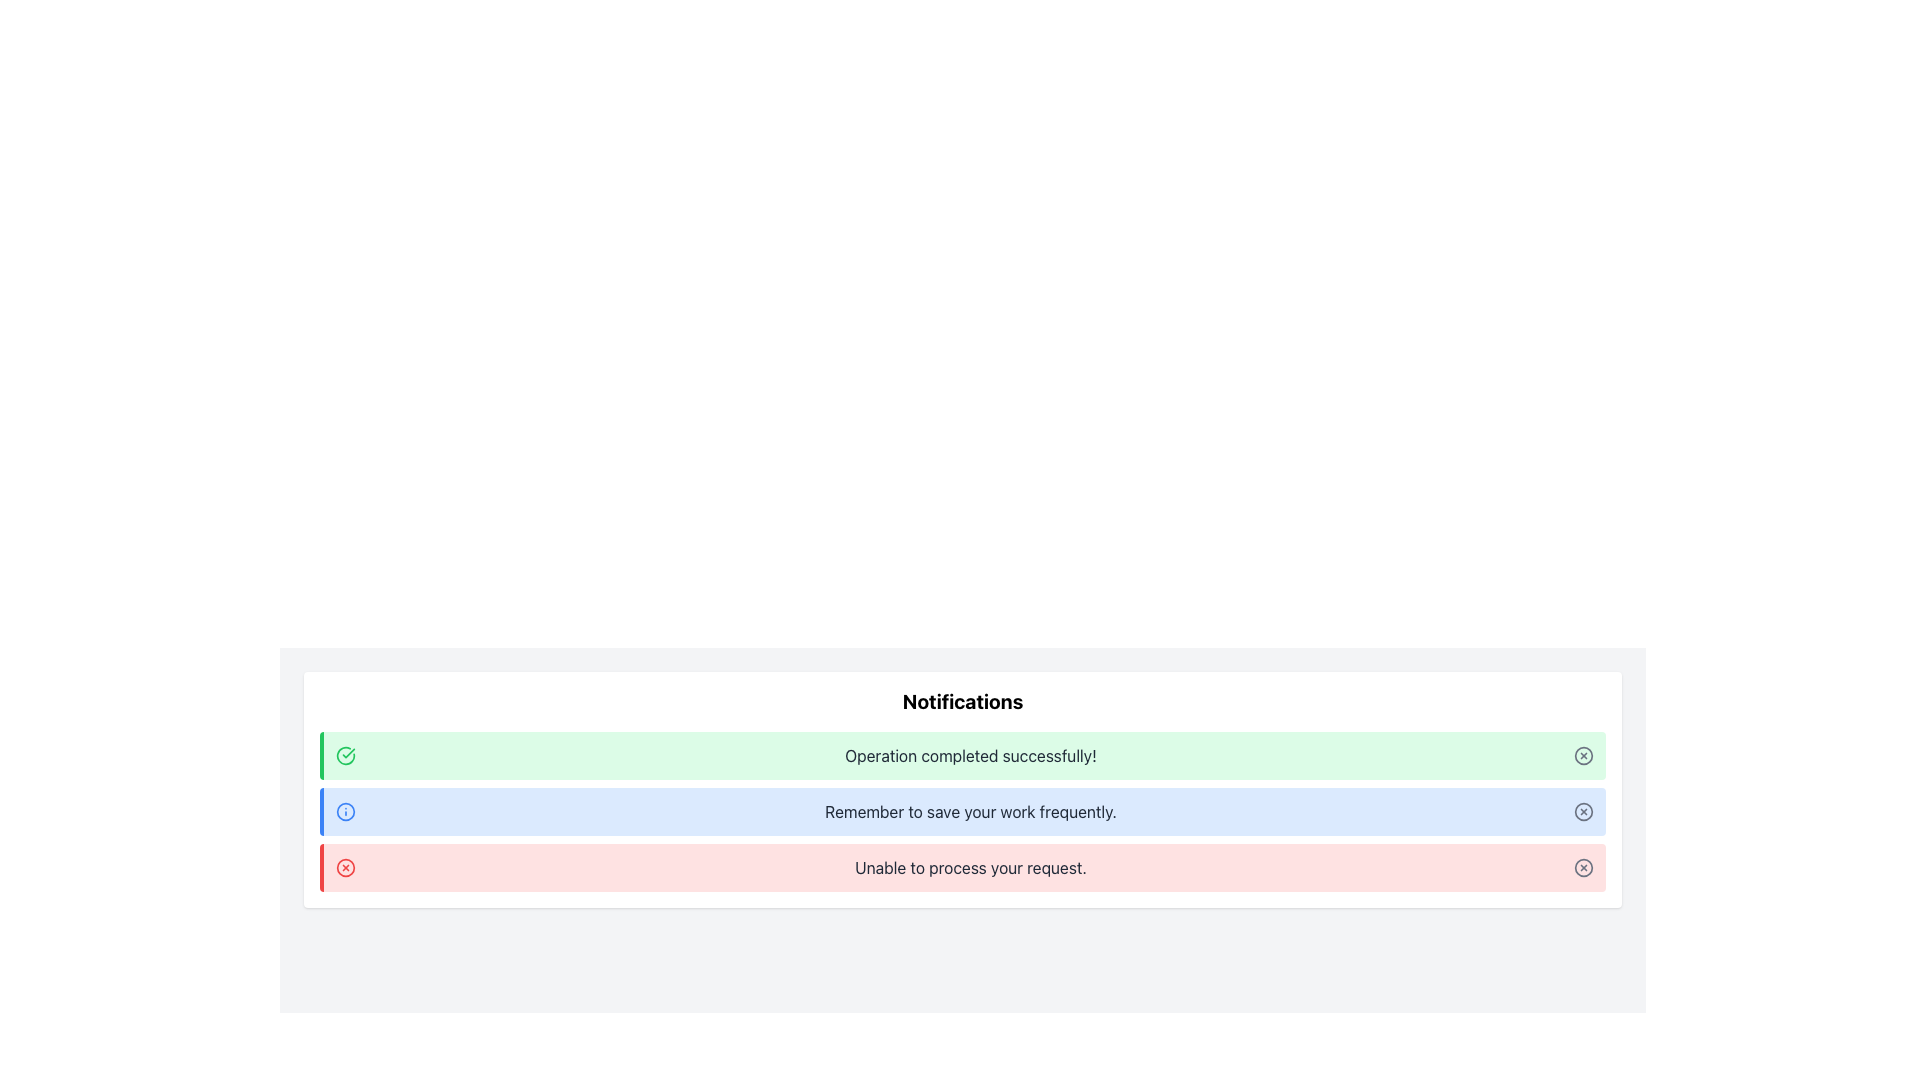 The width and height of the screenshot is (1920, 1080). What do you see at coordinates (345, 756) in the screenshot?
I see `the indication represented` at bounding box center [345, 756].